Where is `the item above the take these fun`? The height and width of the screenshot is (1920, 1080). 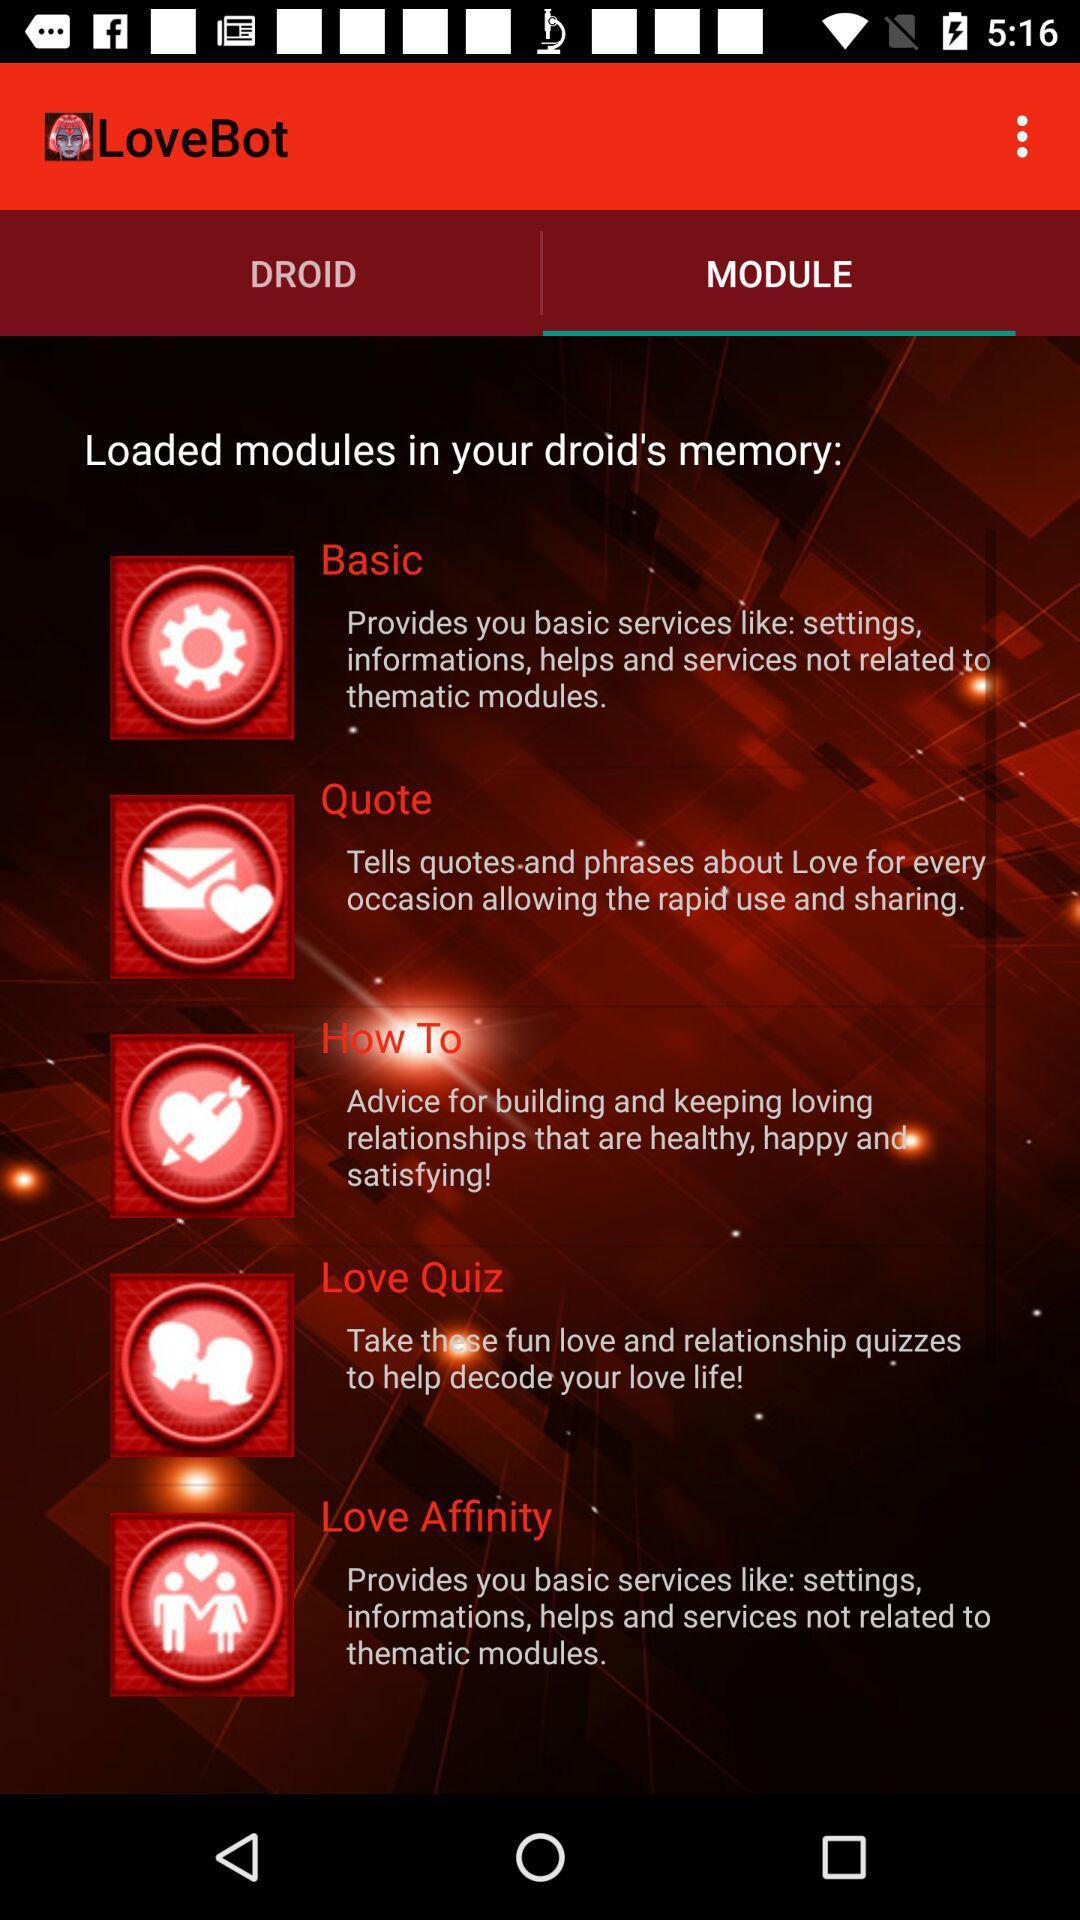
the item above the take these fun is located at coordinates (658, 1282).